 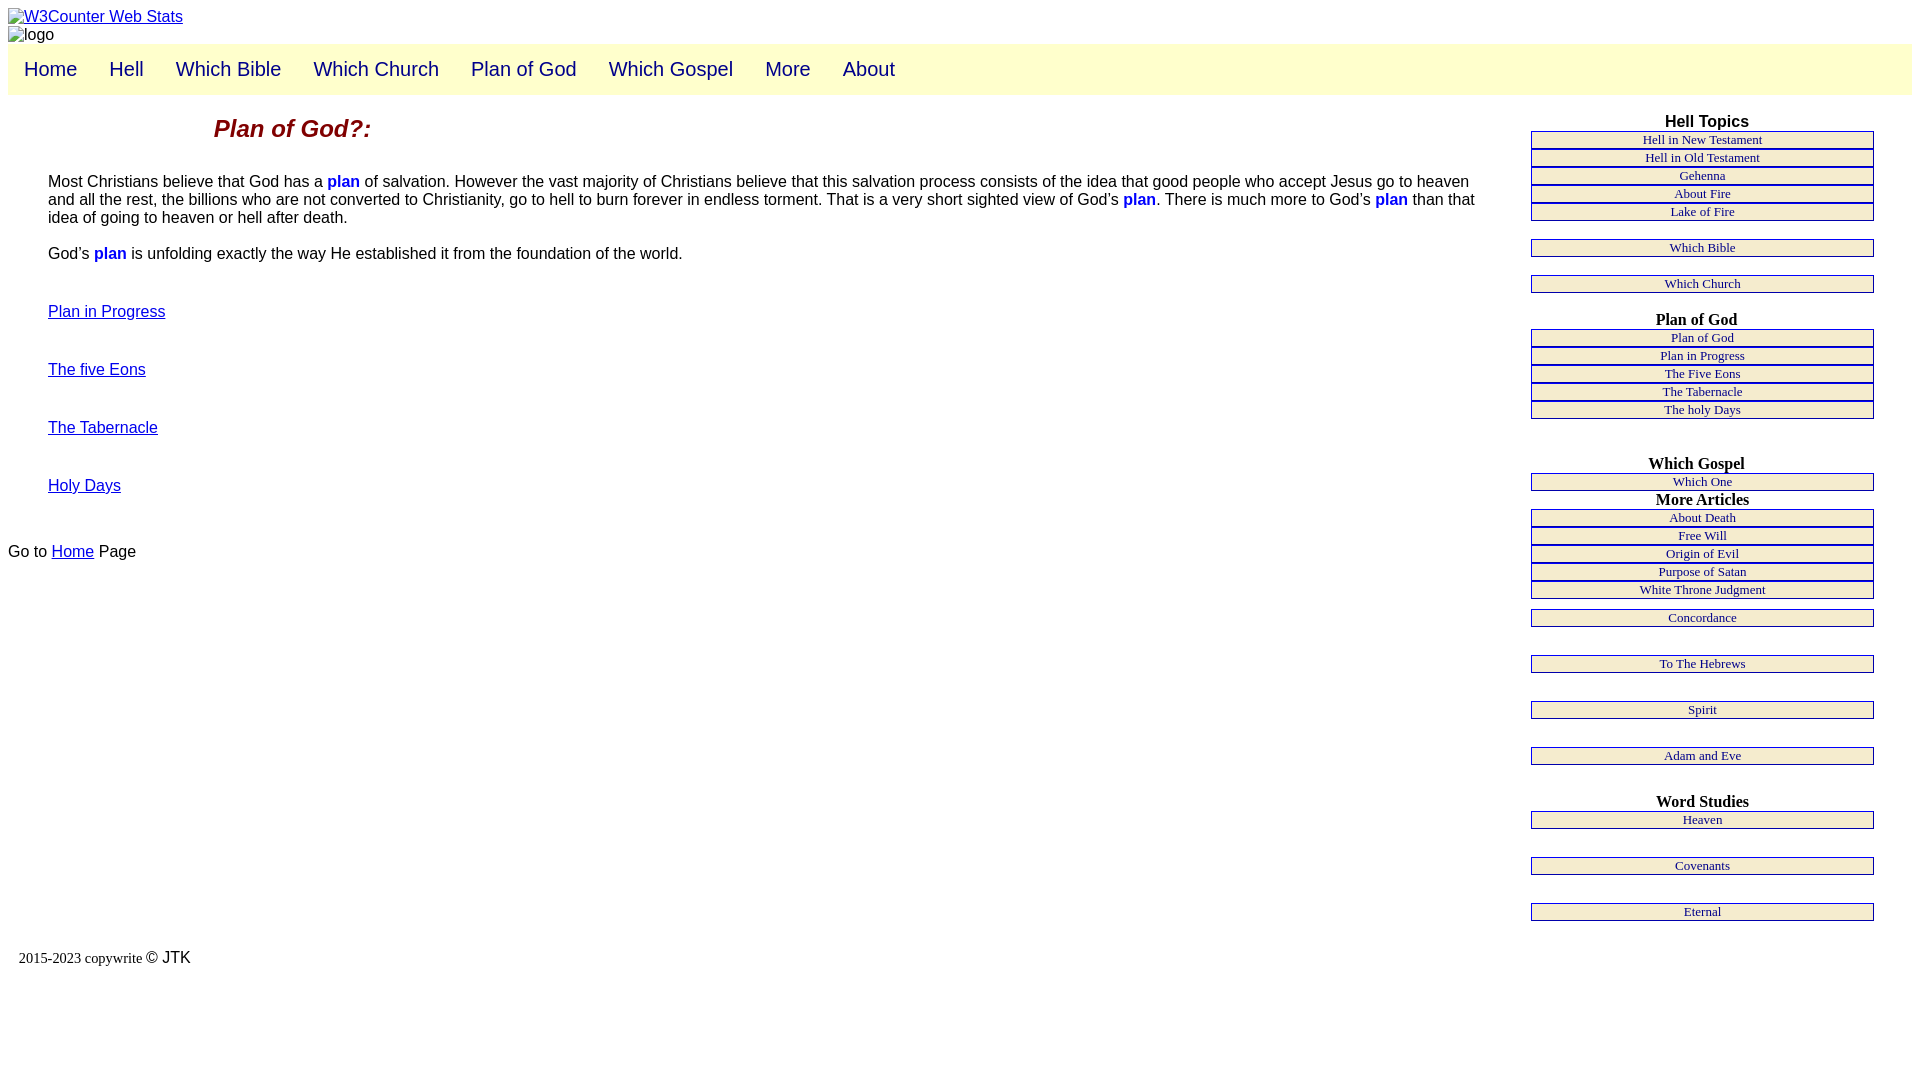 I want to click on 'Origin of Evil', so click(x=1530, y=554).